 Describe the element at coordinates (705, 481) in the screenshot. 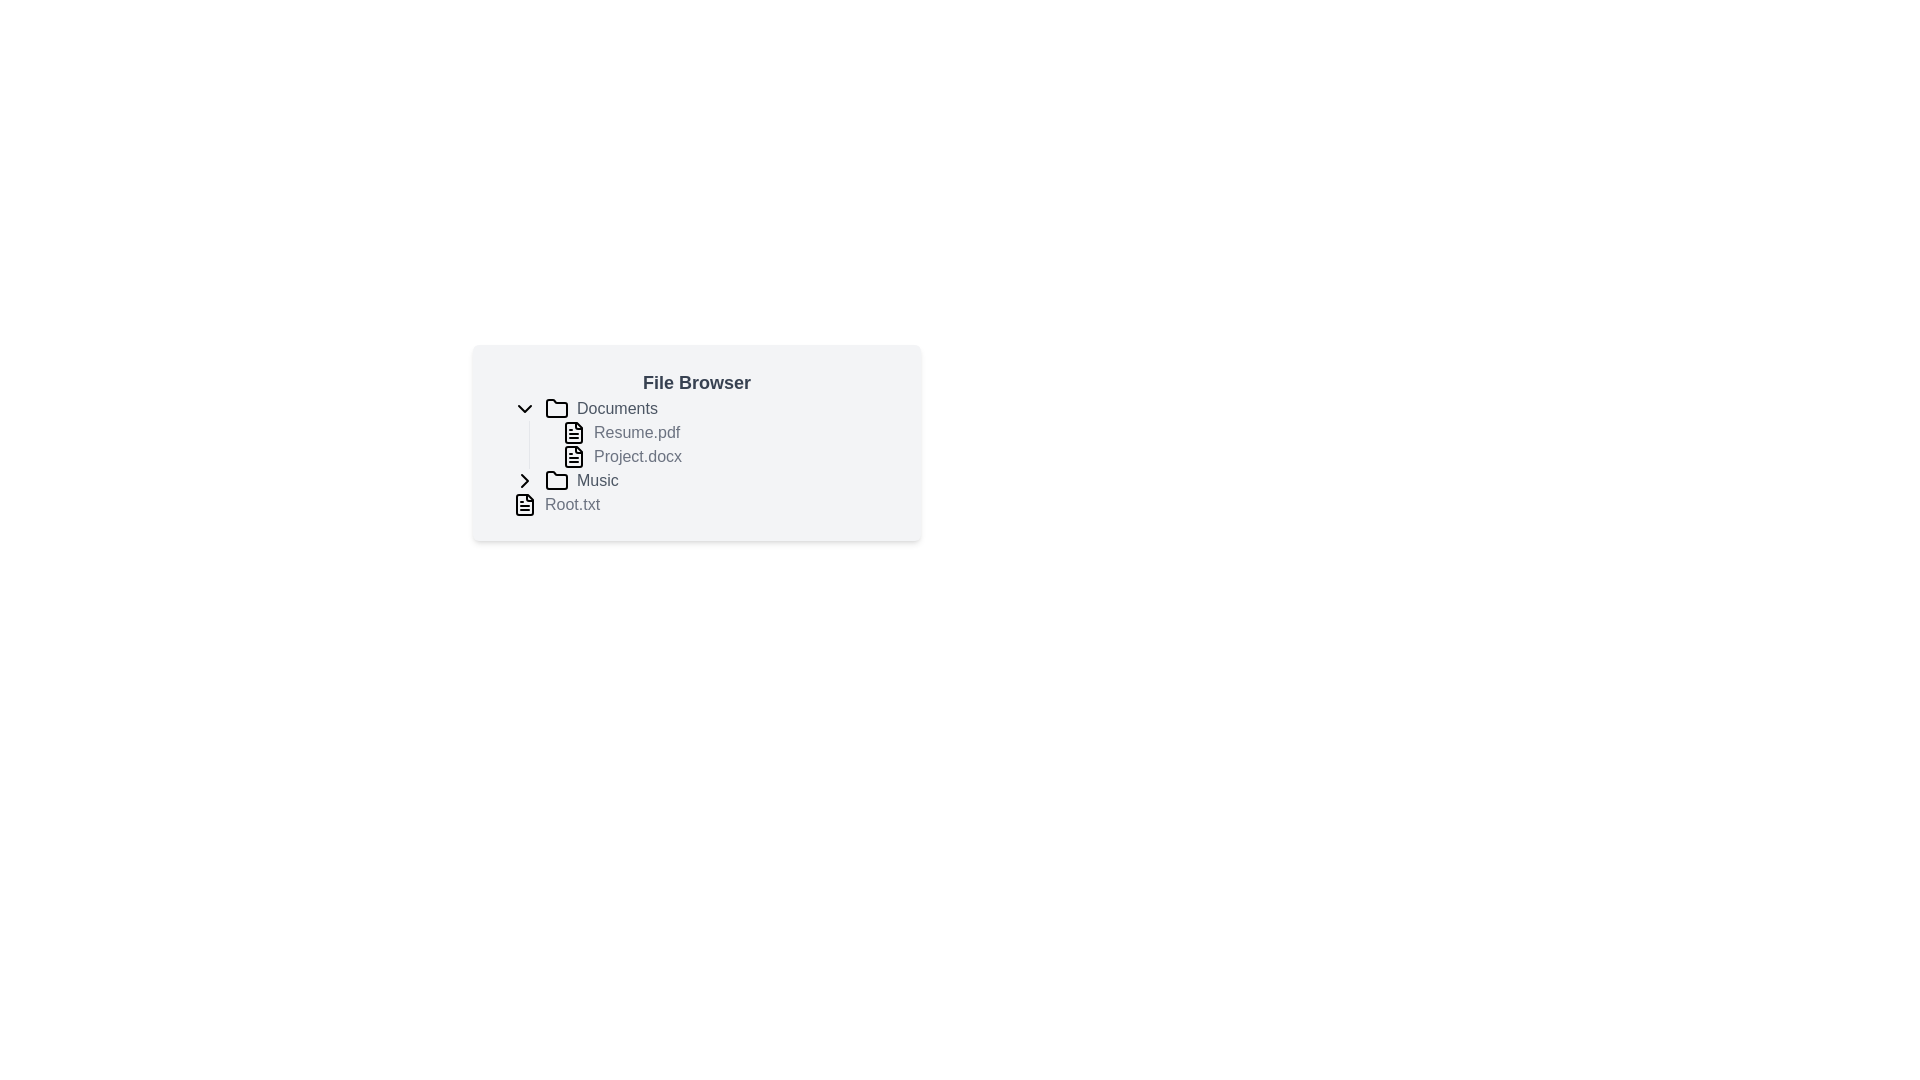

I see `the second row folder entry in the file browser, located between 'Documents' and 'Root.txt'` at that location.